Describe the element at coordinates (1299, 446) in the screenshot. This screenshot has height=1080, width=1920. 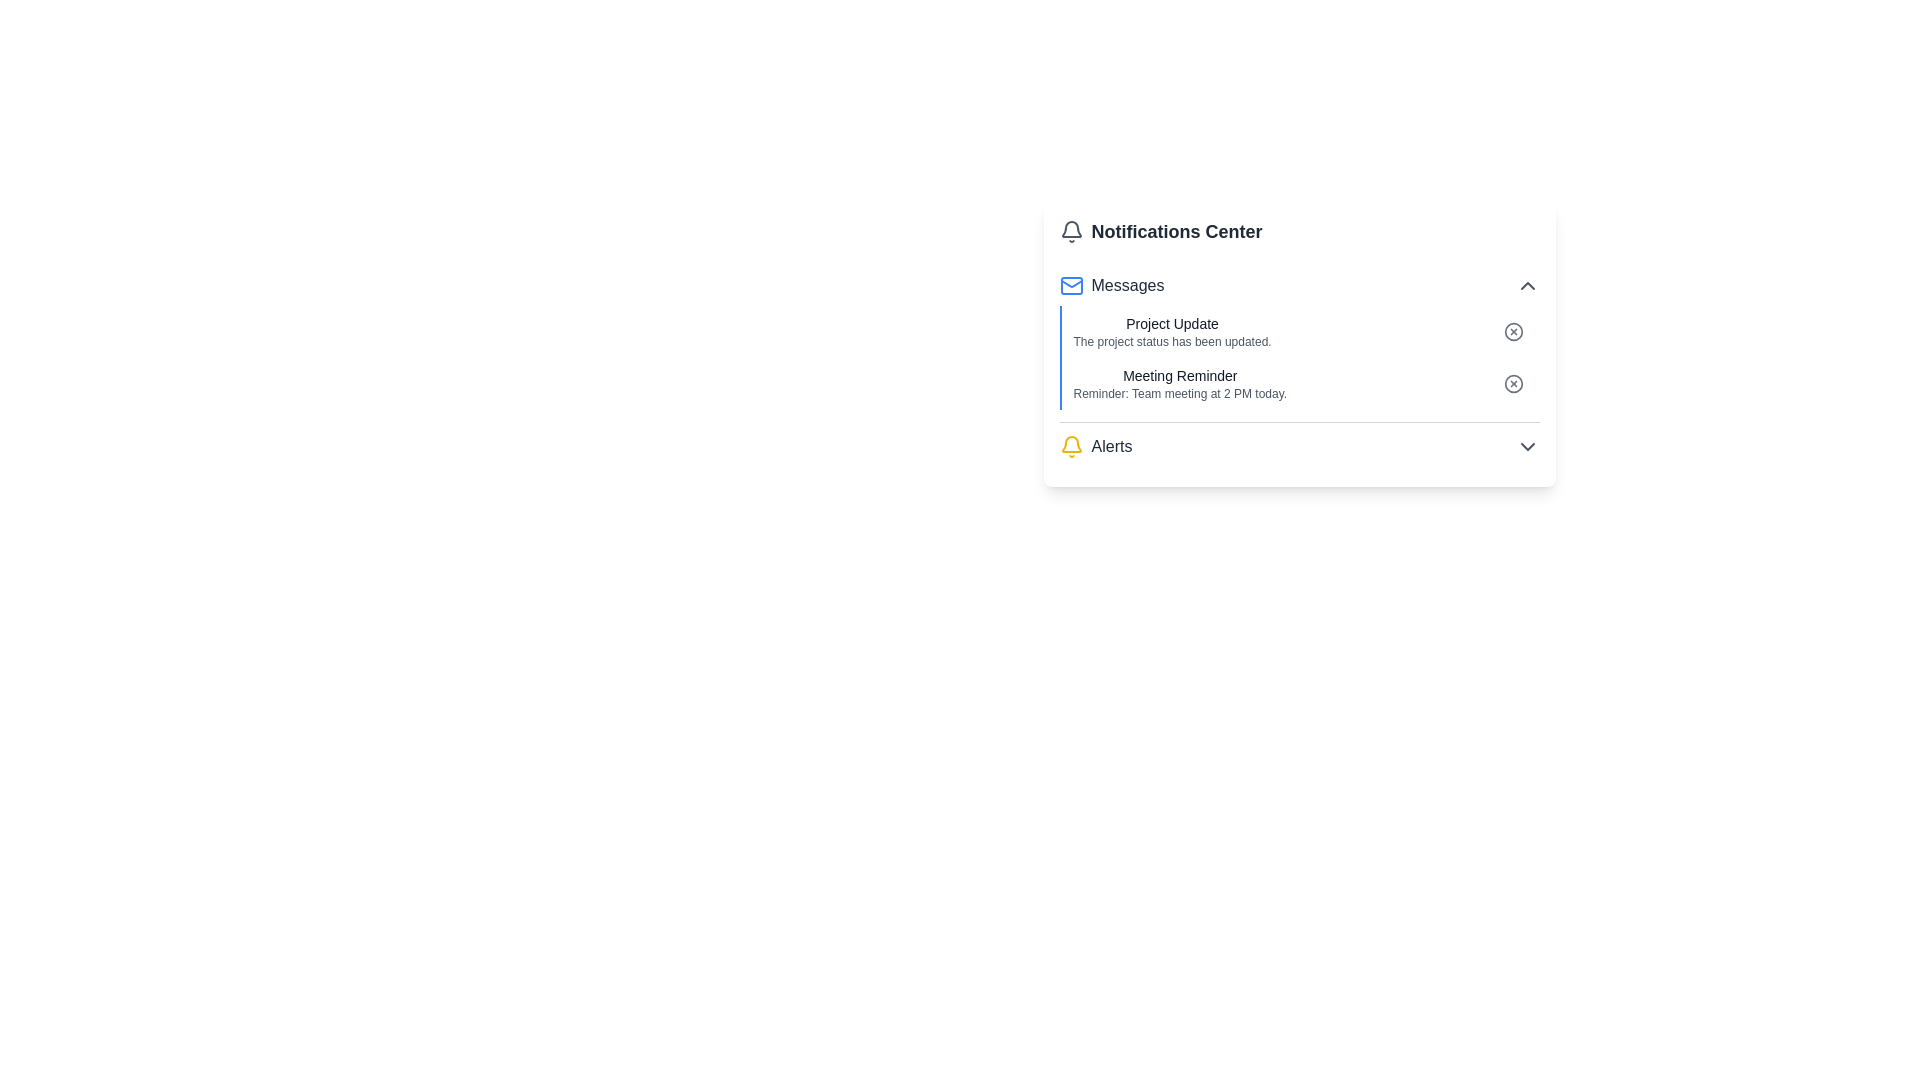
I see `the Expandable button located at the bottom of the notification card` at that location.